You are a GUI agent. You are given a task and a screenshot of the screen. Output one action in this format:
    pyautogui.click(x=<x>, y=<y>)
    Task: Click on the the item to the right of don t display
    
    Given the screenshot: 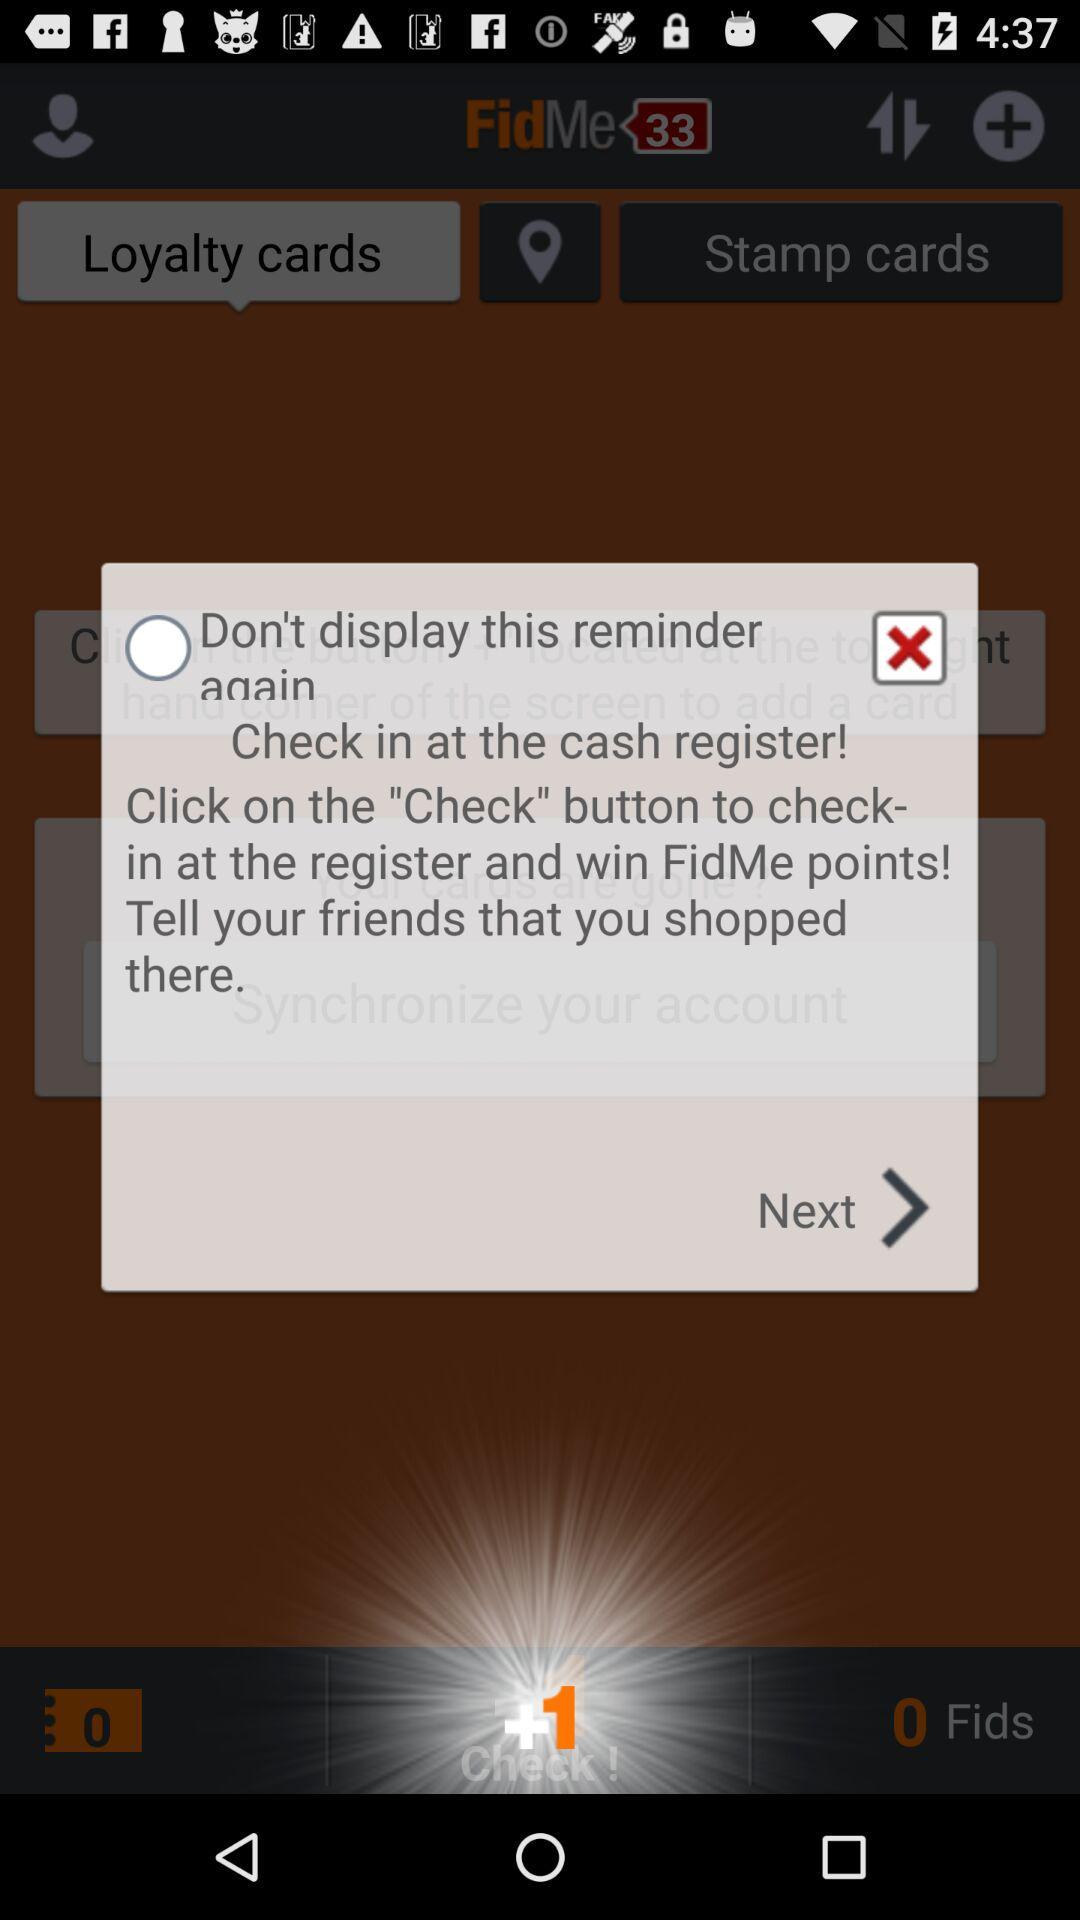 What is the action you would take?
    pyautogui.click(x=909, y=648)
    